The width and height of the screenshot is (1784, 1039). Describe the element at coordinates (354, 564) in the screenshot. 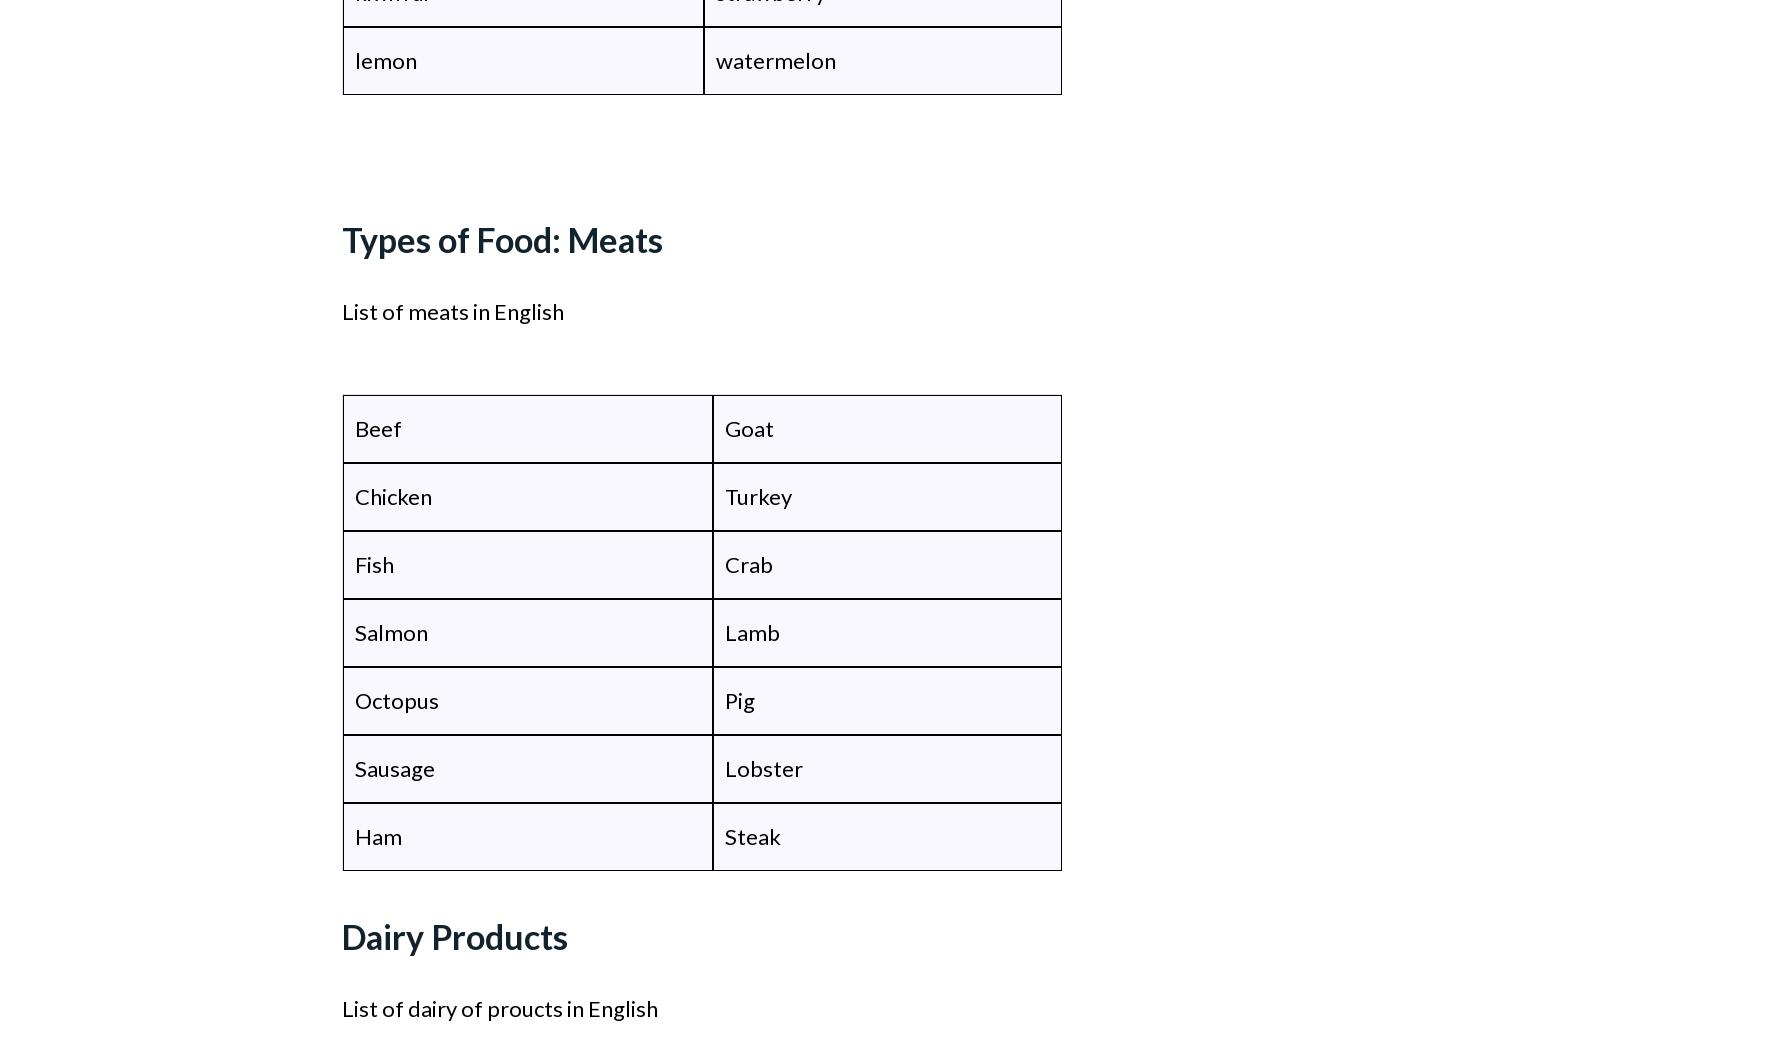

I see `'Fish'` at that location.